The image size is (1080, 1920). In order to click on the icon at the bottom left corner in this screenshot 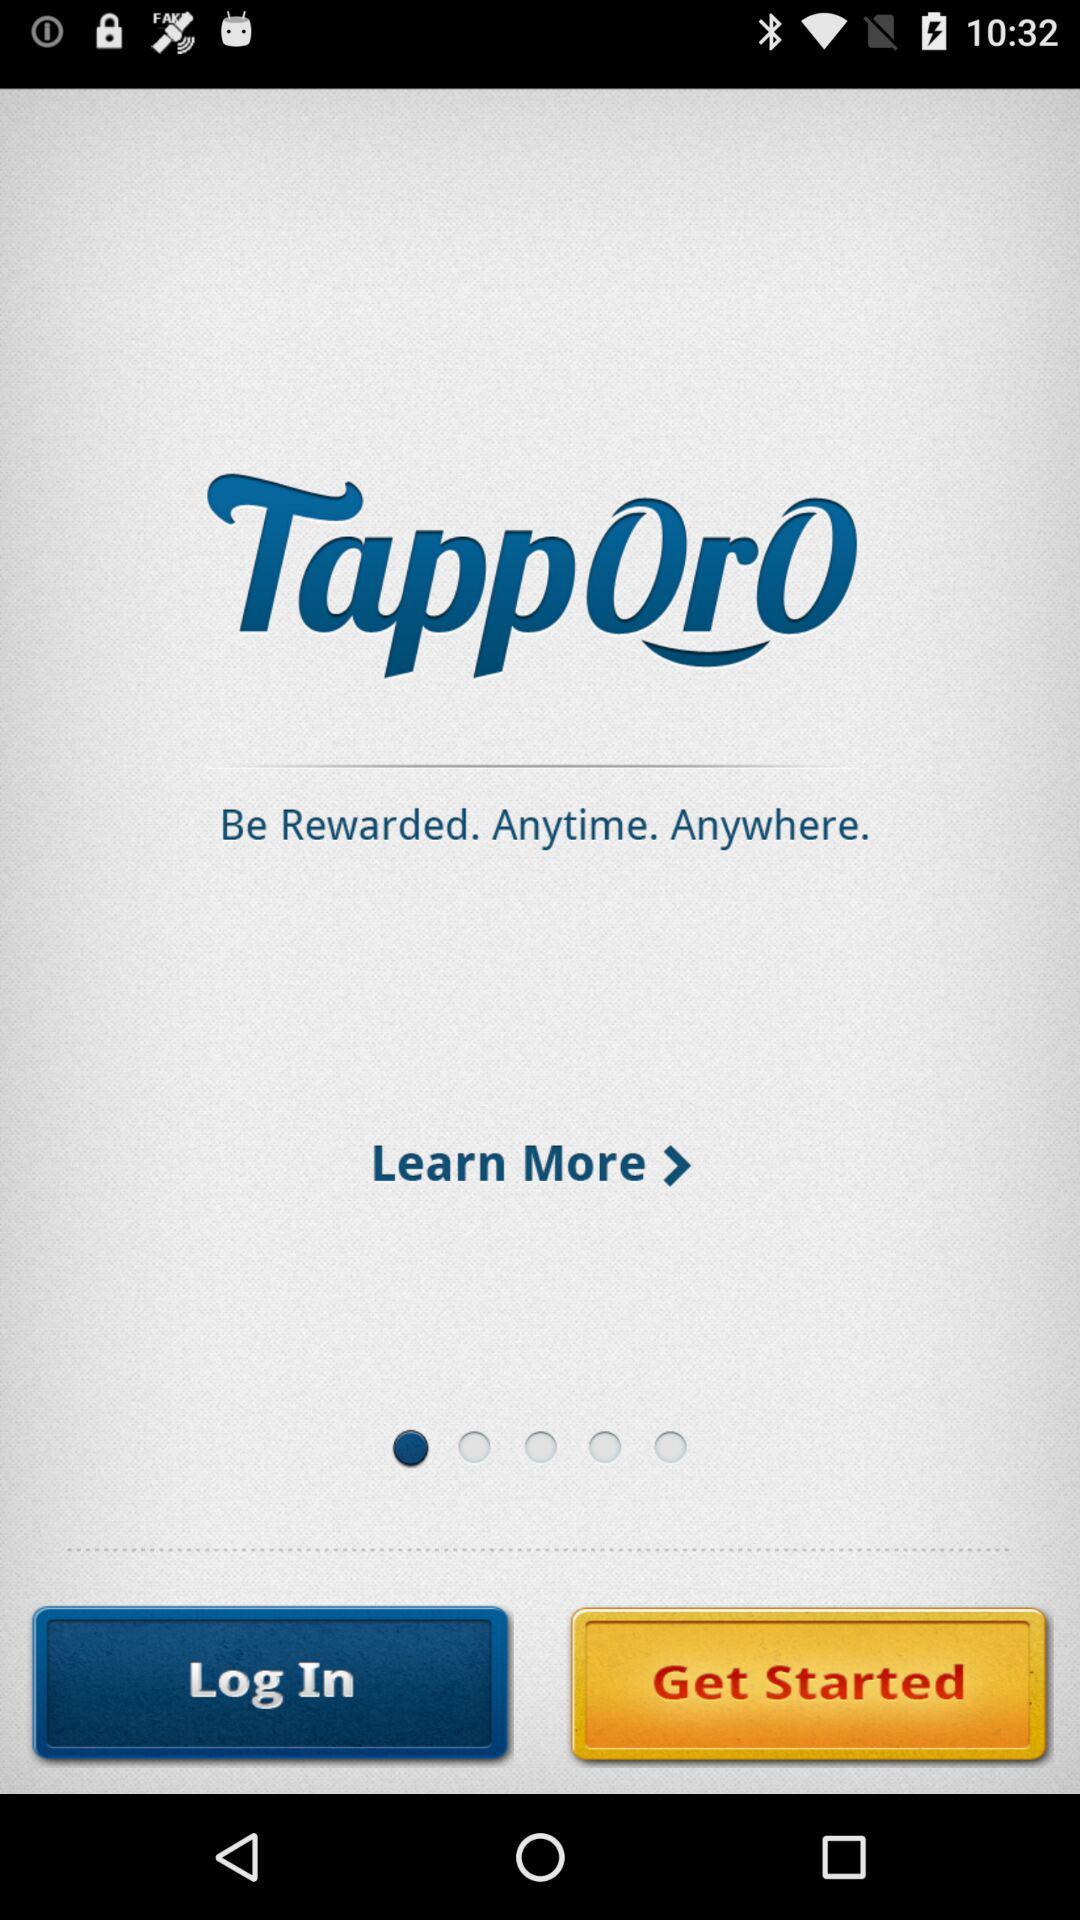, I will do `click(270, 1685)`.